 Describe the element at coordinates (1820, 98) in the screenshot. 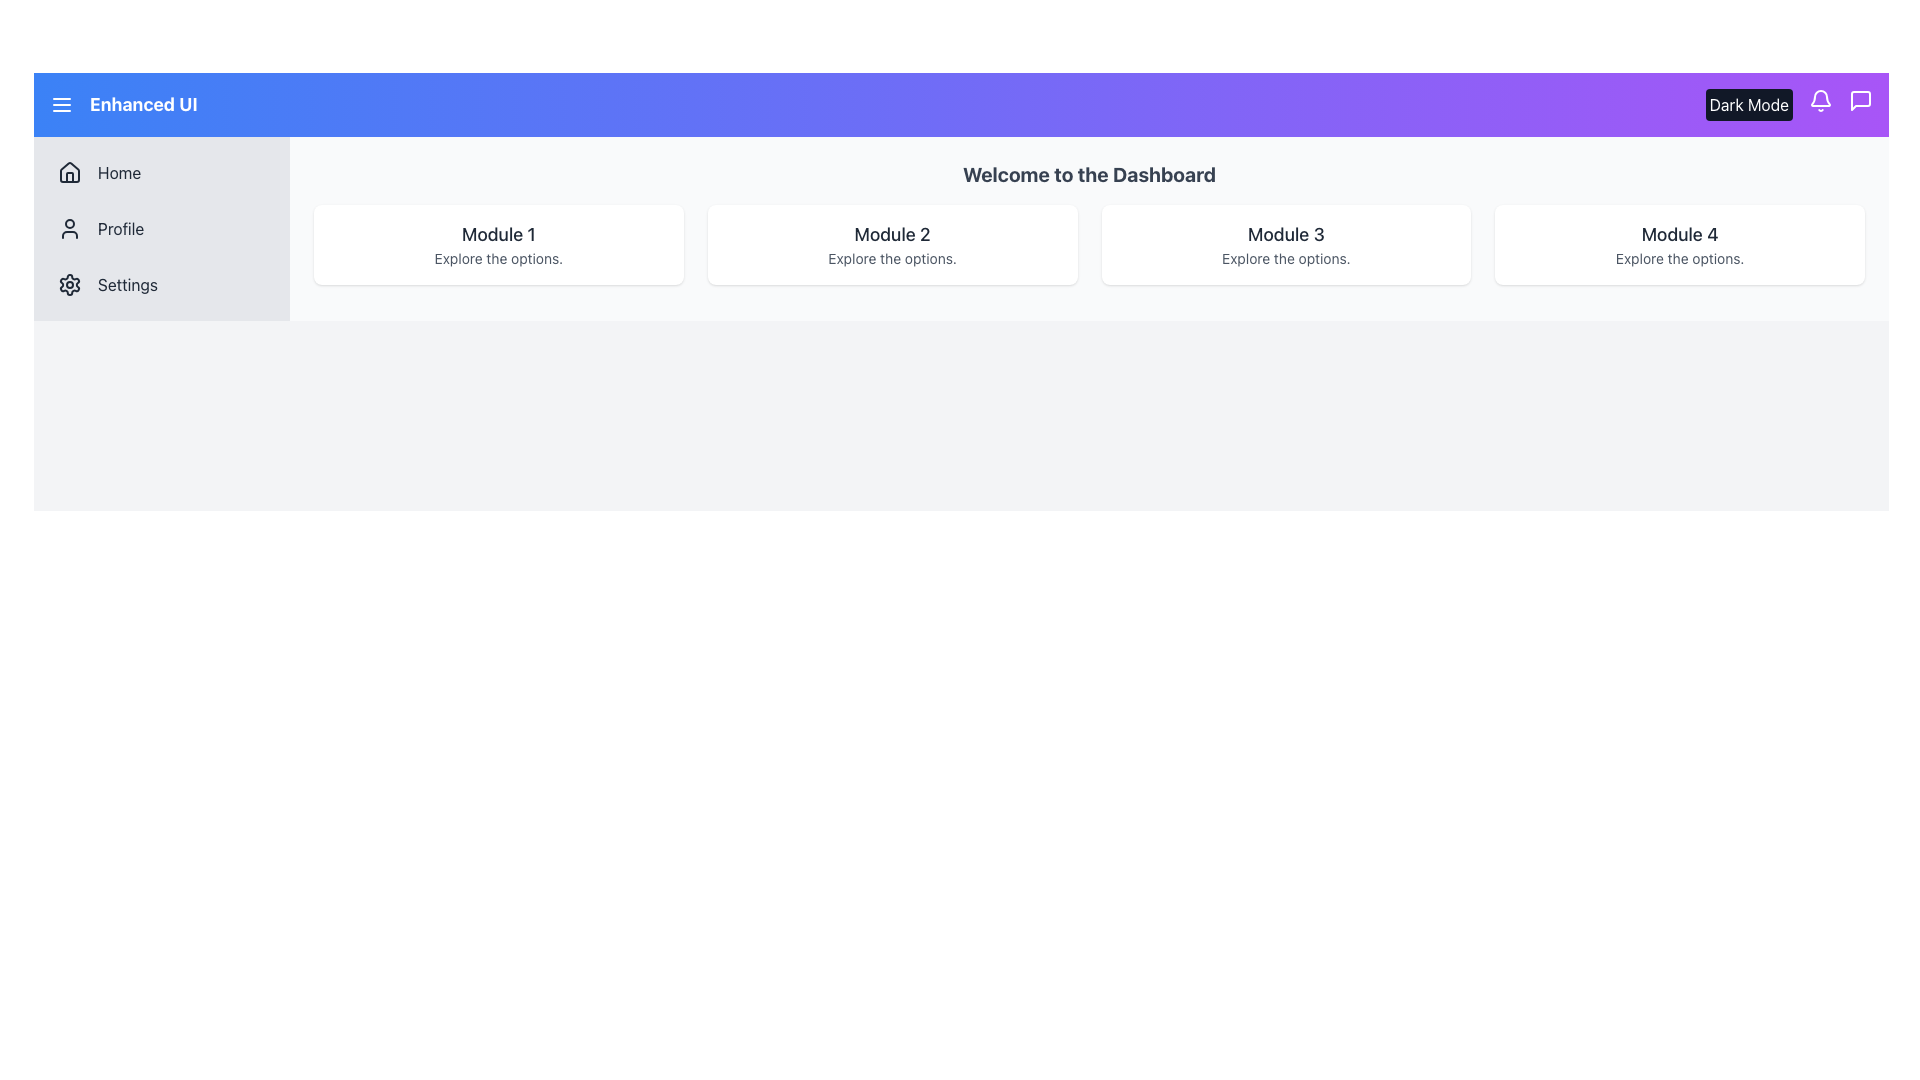

I see `the bell icon located in the notification section, positioned near the top-right corner of the interface between the 'Dark Mode' toggle and a chat bubble icon` at that location.